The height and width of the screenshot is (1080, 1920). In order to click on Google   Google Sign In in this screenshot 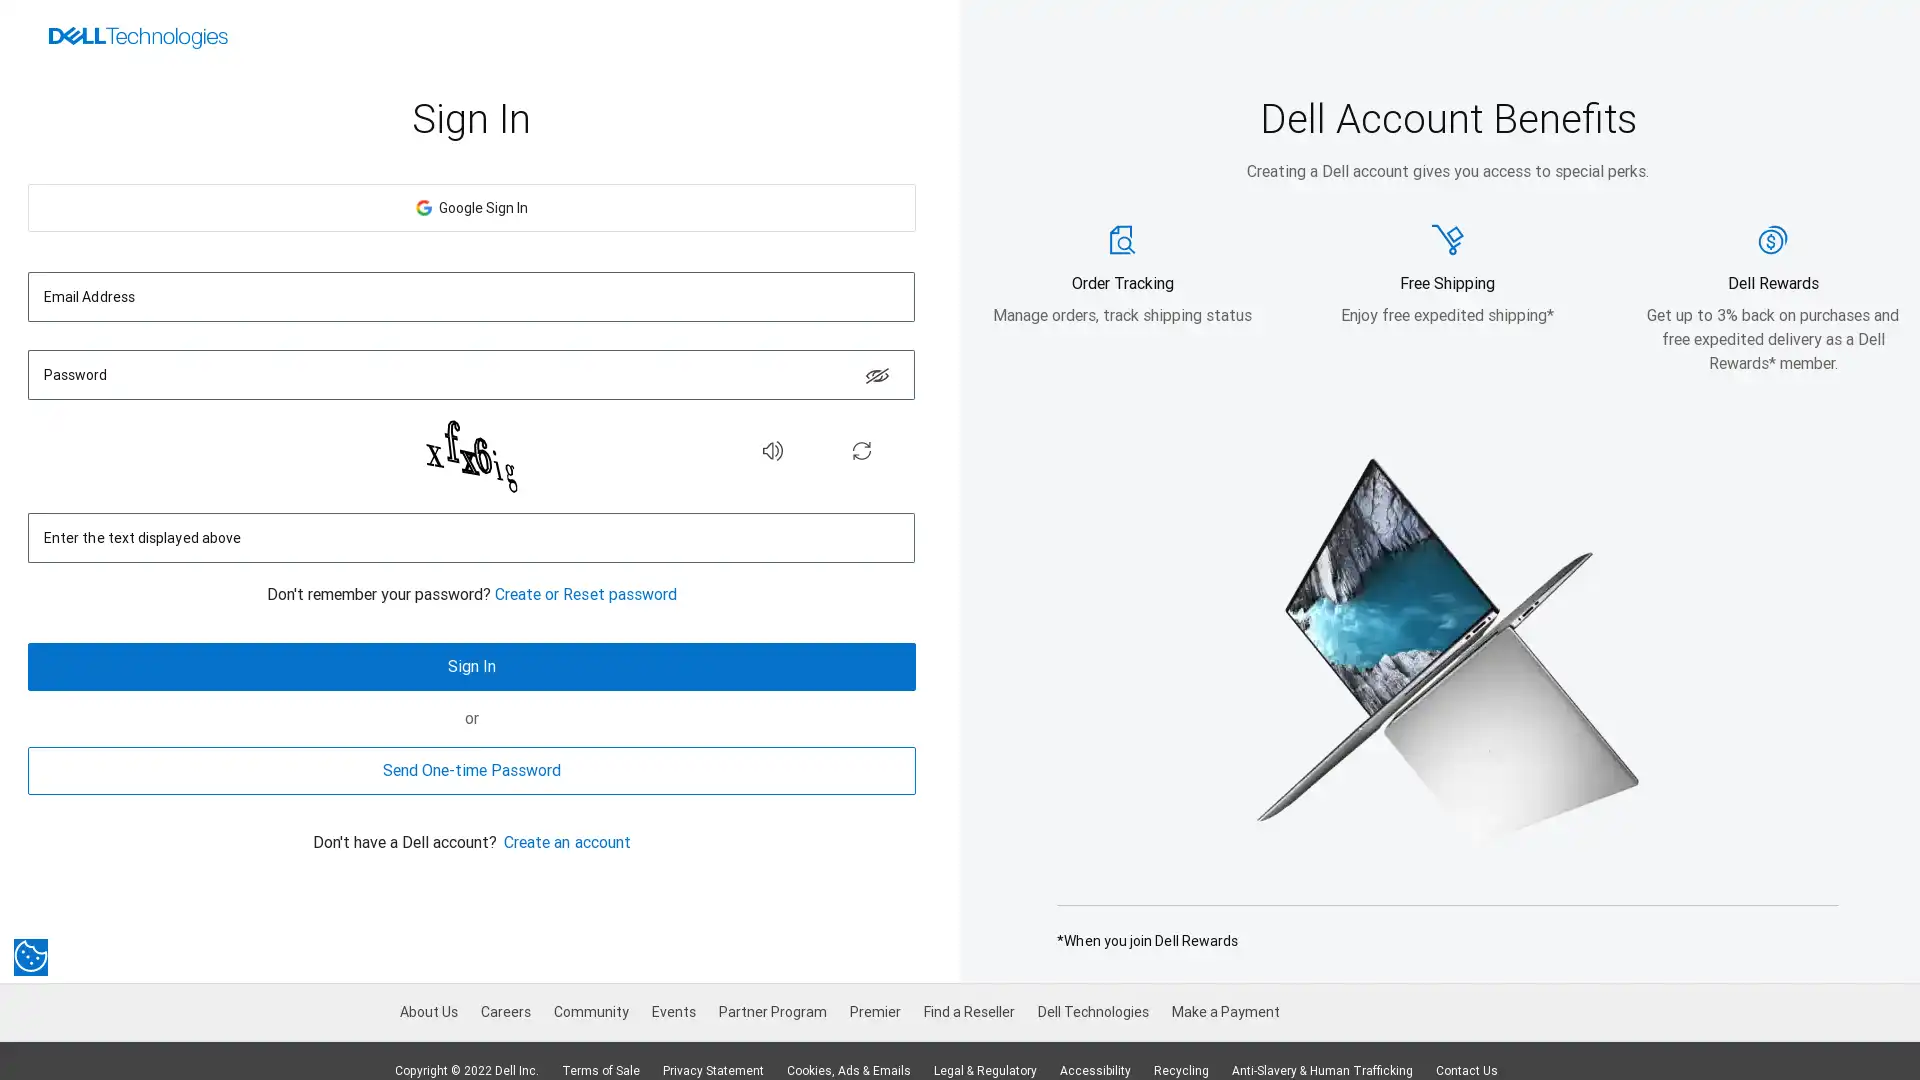, I will do `click(470, 208)`.